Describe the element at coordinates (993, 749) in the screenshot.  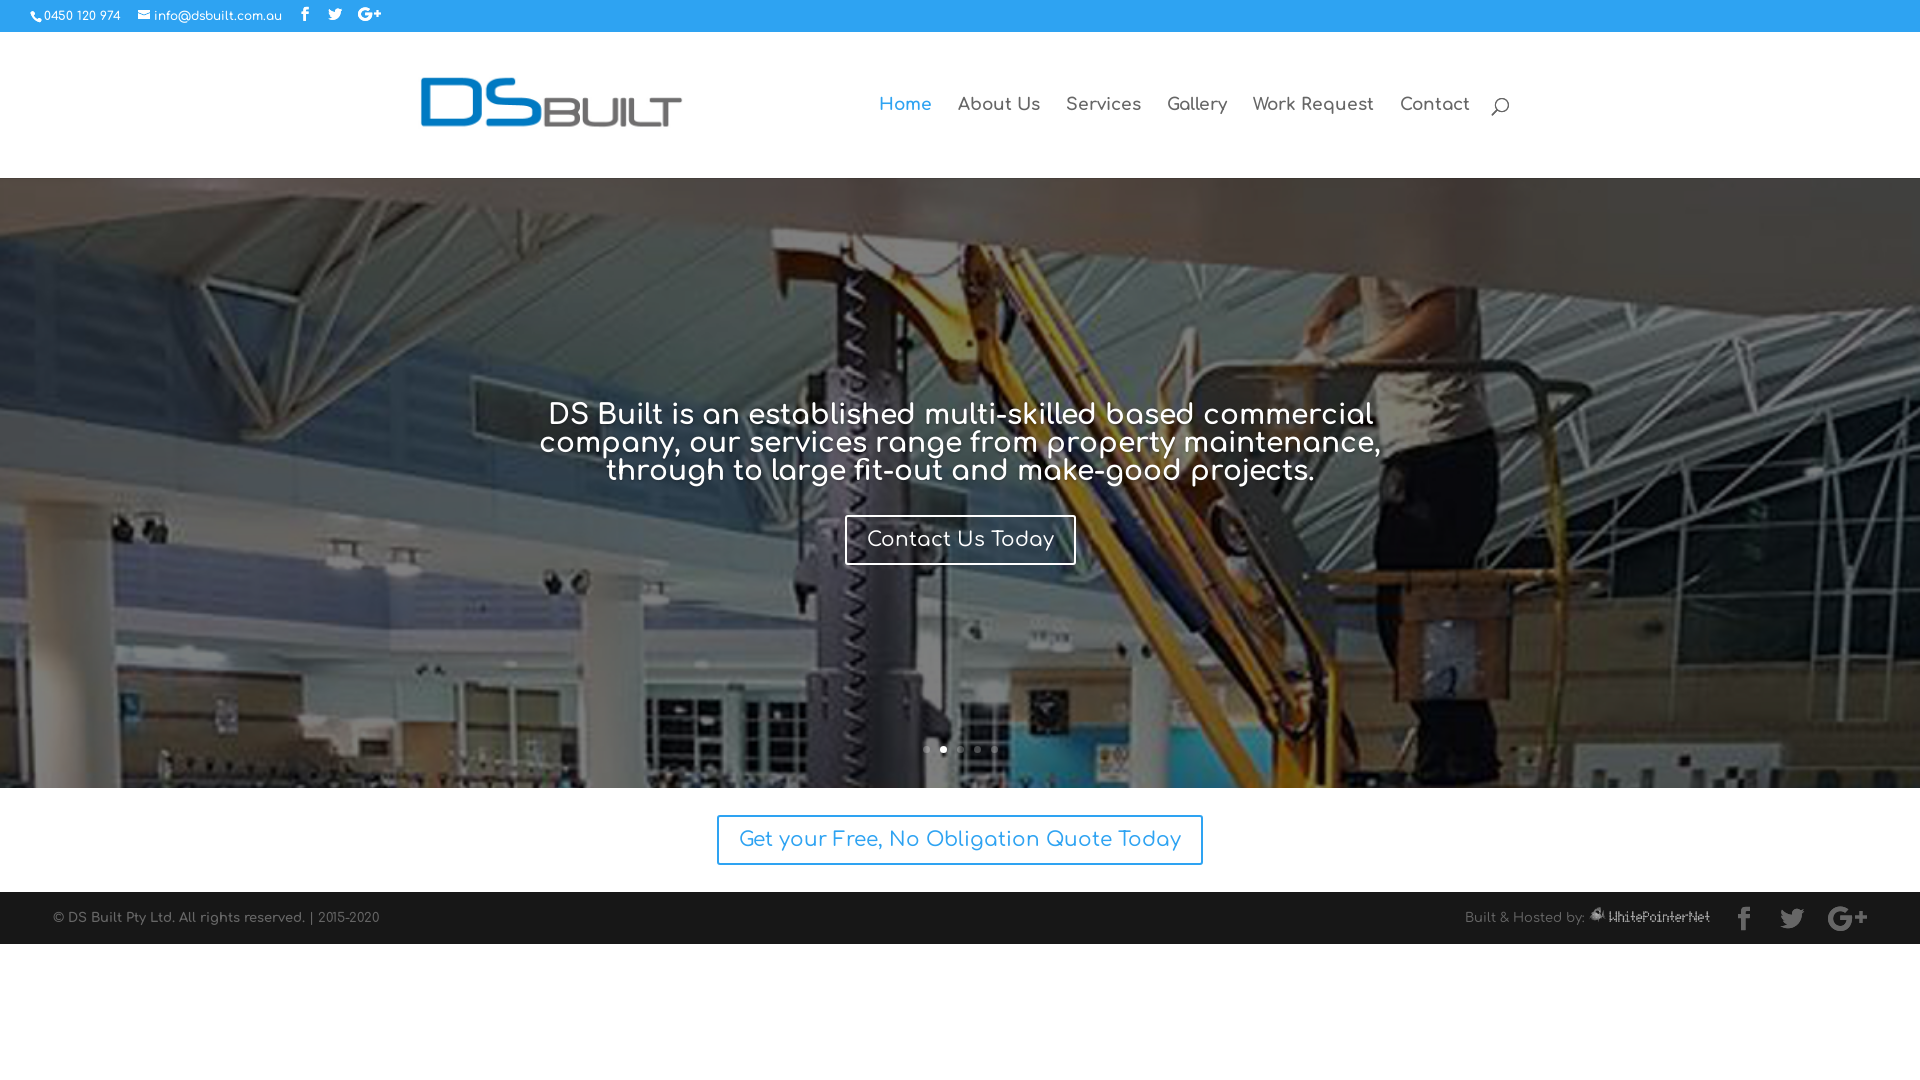
I see `'5'` at that location.